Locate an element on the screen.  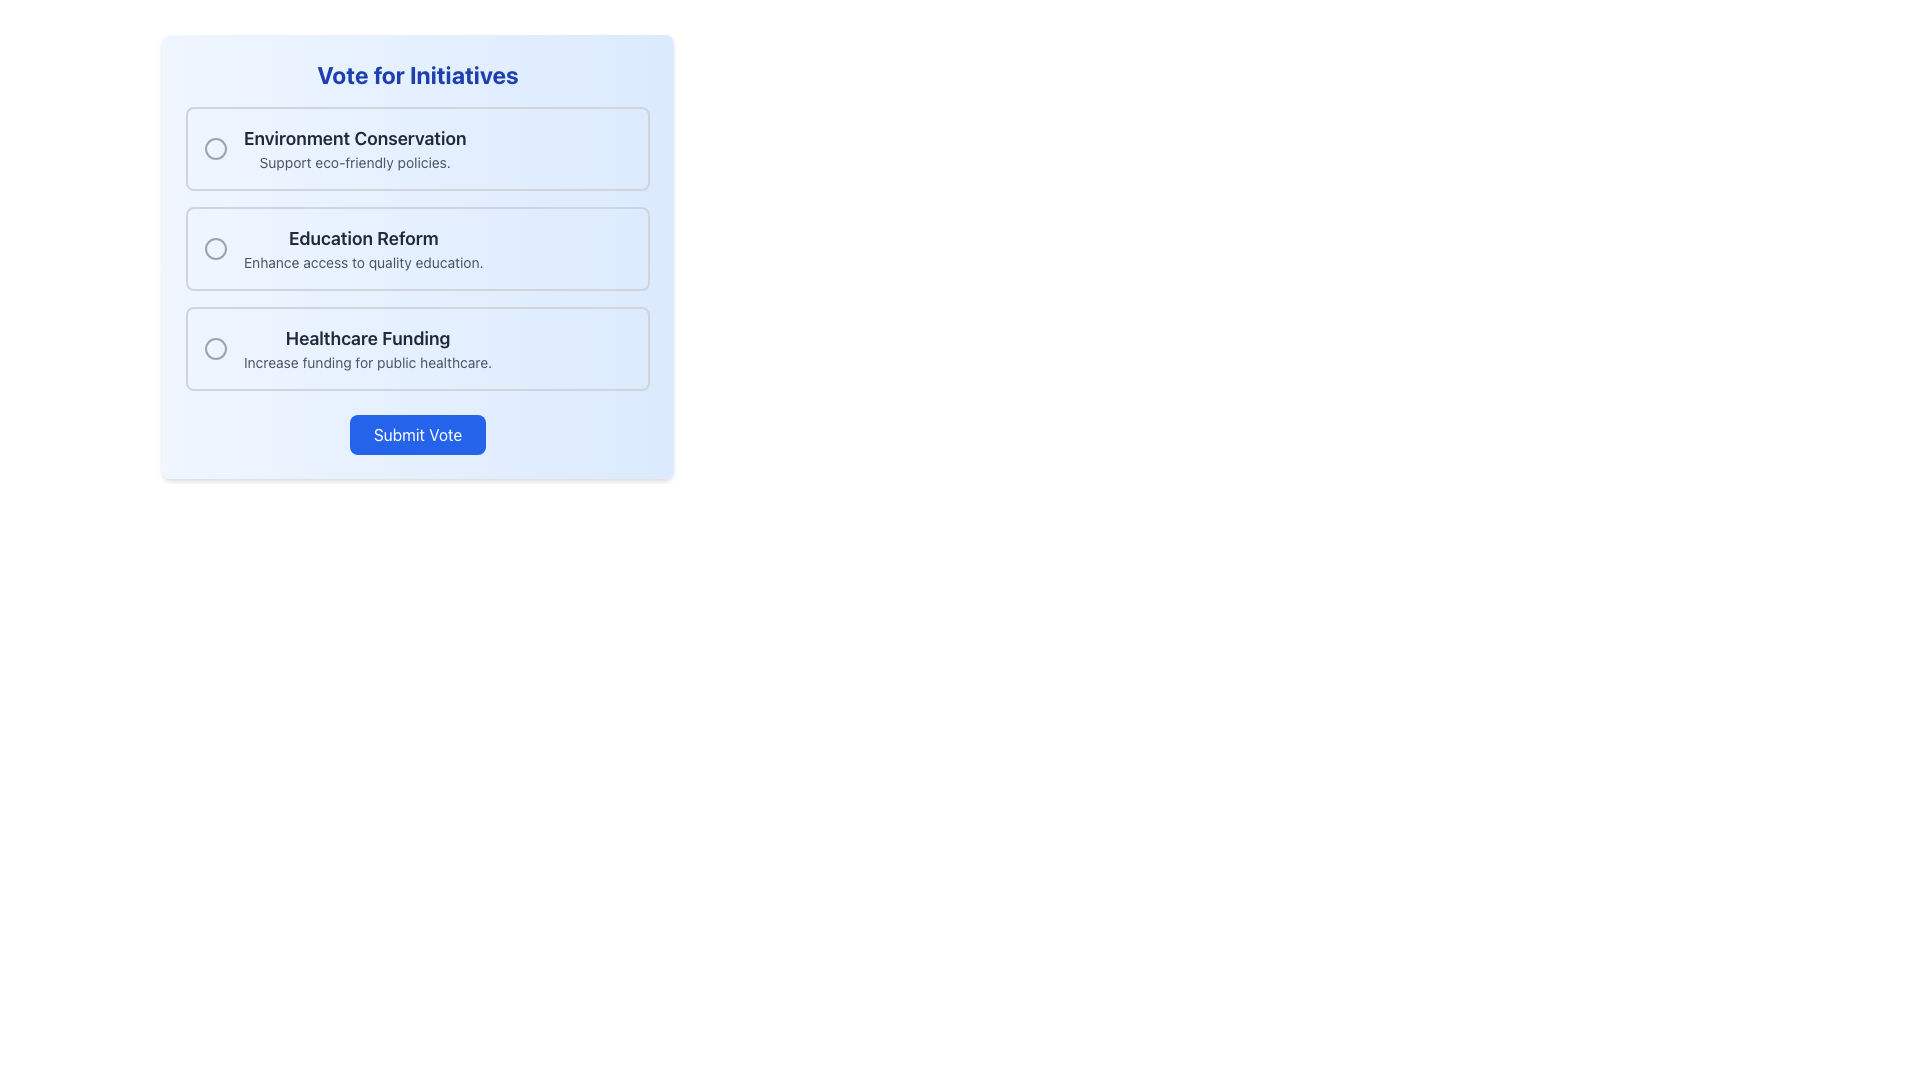
the blue rectangular 'Submit Vote' button located at the bottom center of the voting interface is located at coordinates (416, 434).